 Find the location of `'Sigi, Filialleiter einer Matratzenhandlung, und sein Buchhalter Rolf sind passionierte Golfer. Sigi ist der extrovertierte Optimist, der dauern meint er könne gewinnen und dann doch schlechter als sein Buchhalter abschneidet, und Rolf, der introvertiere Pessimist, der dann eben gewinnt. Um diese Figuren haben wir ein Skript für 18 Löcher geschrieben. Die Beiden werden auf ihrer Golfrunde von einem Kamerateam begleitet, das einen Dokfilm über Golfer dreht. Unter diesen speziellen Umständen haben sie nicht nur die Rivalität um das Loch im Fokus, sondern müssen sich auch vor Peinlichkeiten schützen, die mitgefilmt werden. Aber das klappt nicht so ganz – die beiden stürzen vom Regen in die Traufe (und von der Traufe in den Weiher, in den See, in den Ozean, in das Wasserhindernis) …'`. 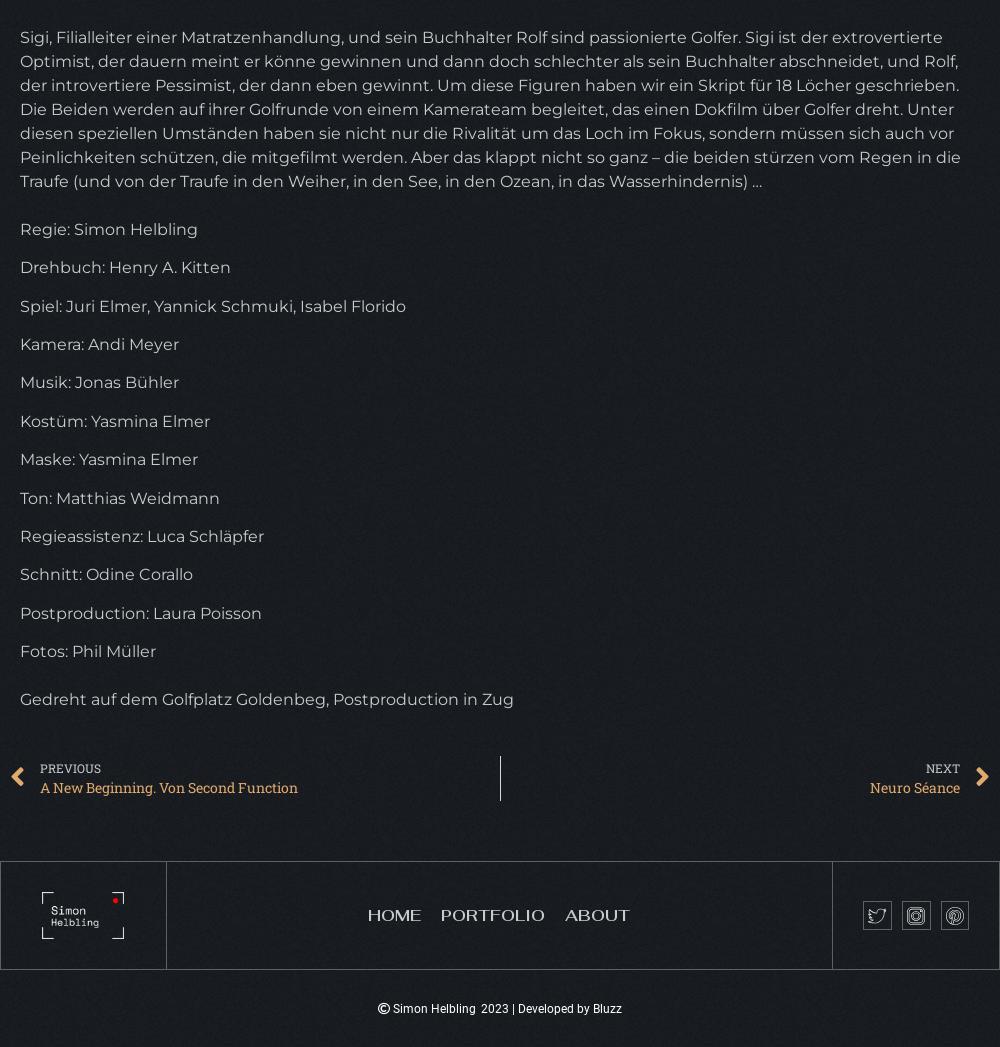

'Sigi, Filialleiter einer Matratzenhandlung, und sein Buchhalter Rolf sind passionierte Golfer. Sigi ist der extrovertierte Optimist, der dauern meint er könne gewinnen und dann doch schlechter als sein Buchhalter abschneidet, und Rolf, der introvertiere Pessimist, der dann eben gewinnt. Um diese Figuren haben wir ein Skript für 18 Löcher geschrieben. Die Beiden werden auf ihrer Golfrunde von einem Kamerateam begleitet, das einen Dokfilm über Golfer dreht. Unter diesen speziellen Umständen haben sie nicht nur die Rivalität um das Loch im Fokus, sondern müssen sich auch vor Peinlichkeiten schützen, die mitgefilmt werden. Aber das klappt nicht so ganz – die beiden stürzen vom Regen in die Traufe (und von der Traufe in den Weiher, in den See, in den Ozean, in das Wasserhindernis) …' is located at coordinates (489, 107).